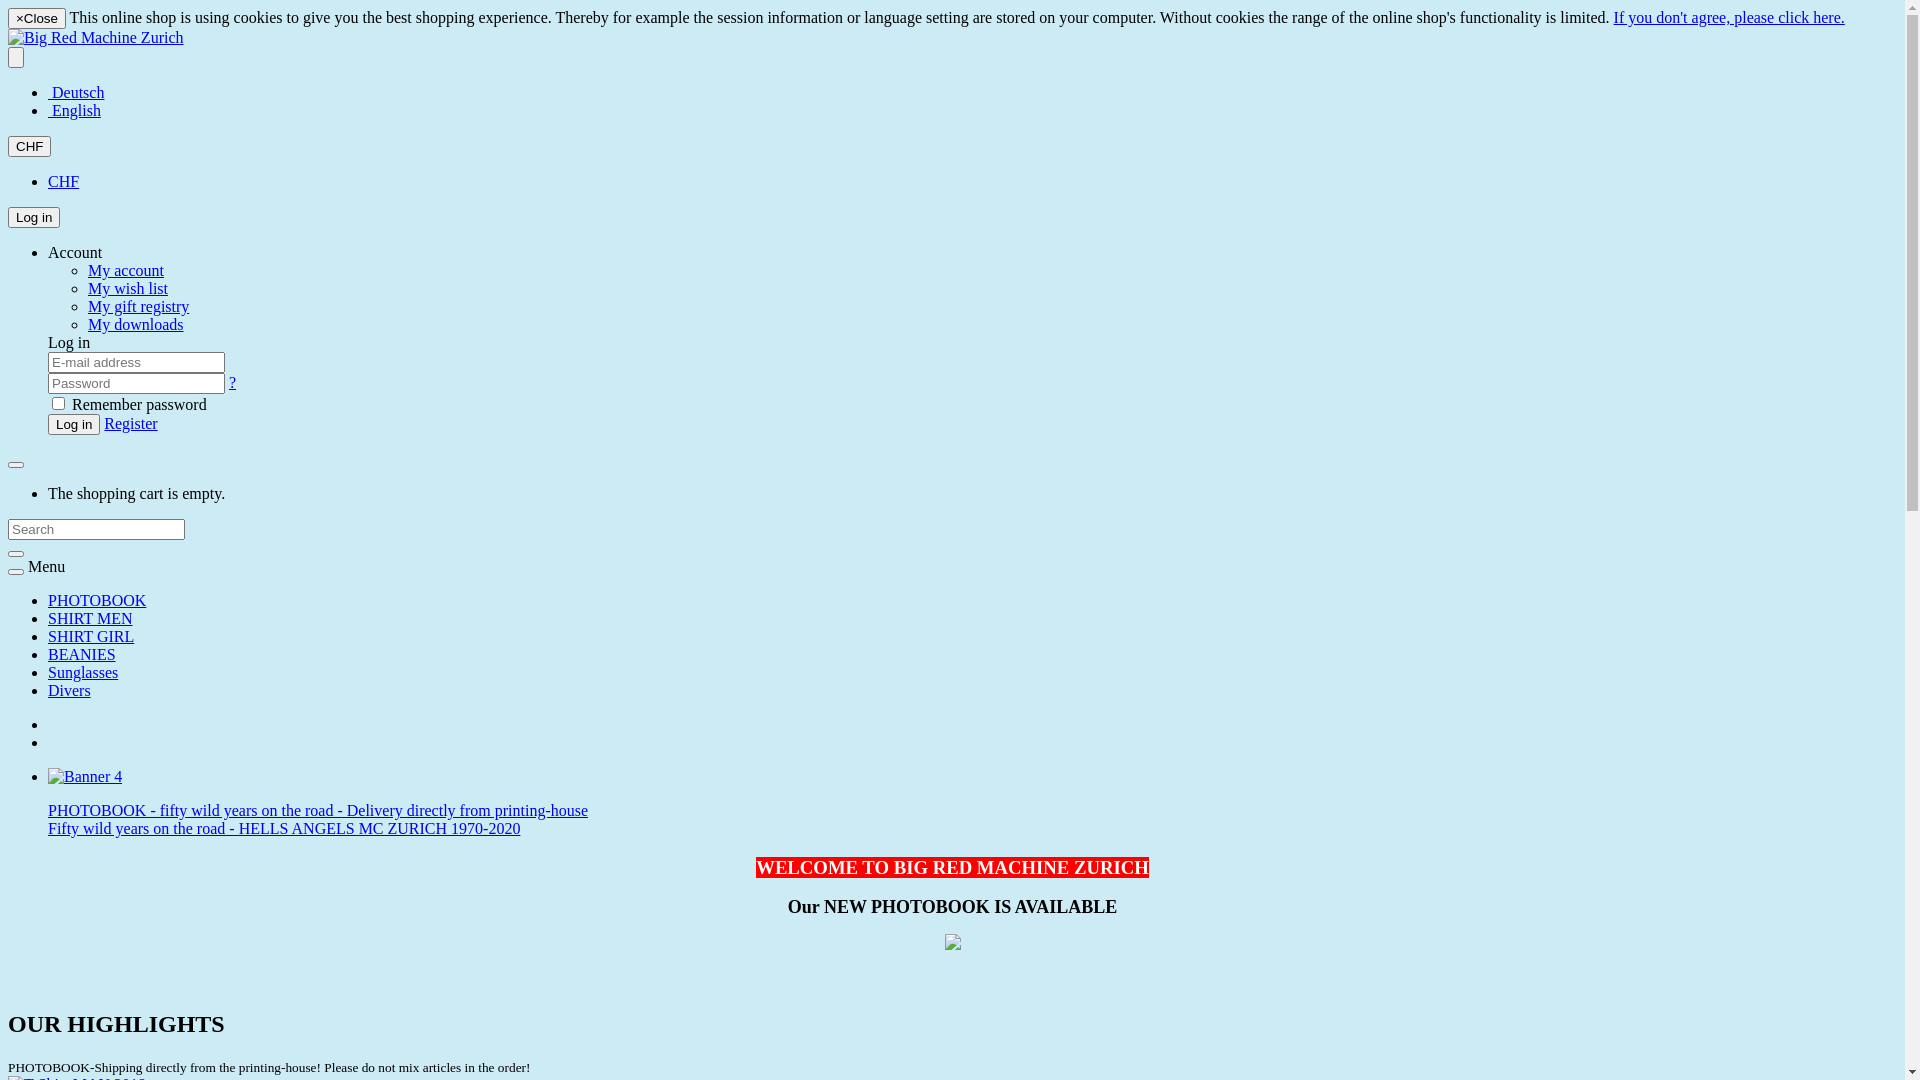 The image size is (1920, 1080). I want to click on 'English', so click(48, 110).